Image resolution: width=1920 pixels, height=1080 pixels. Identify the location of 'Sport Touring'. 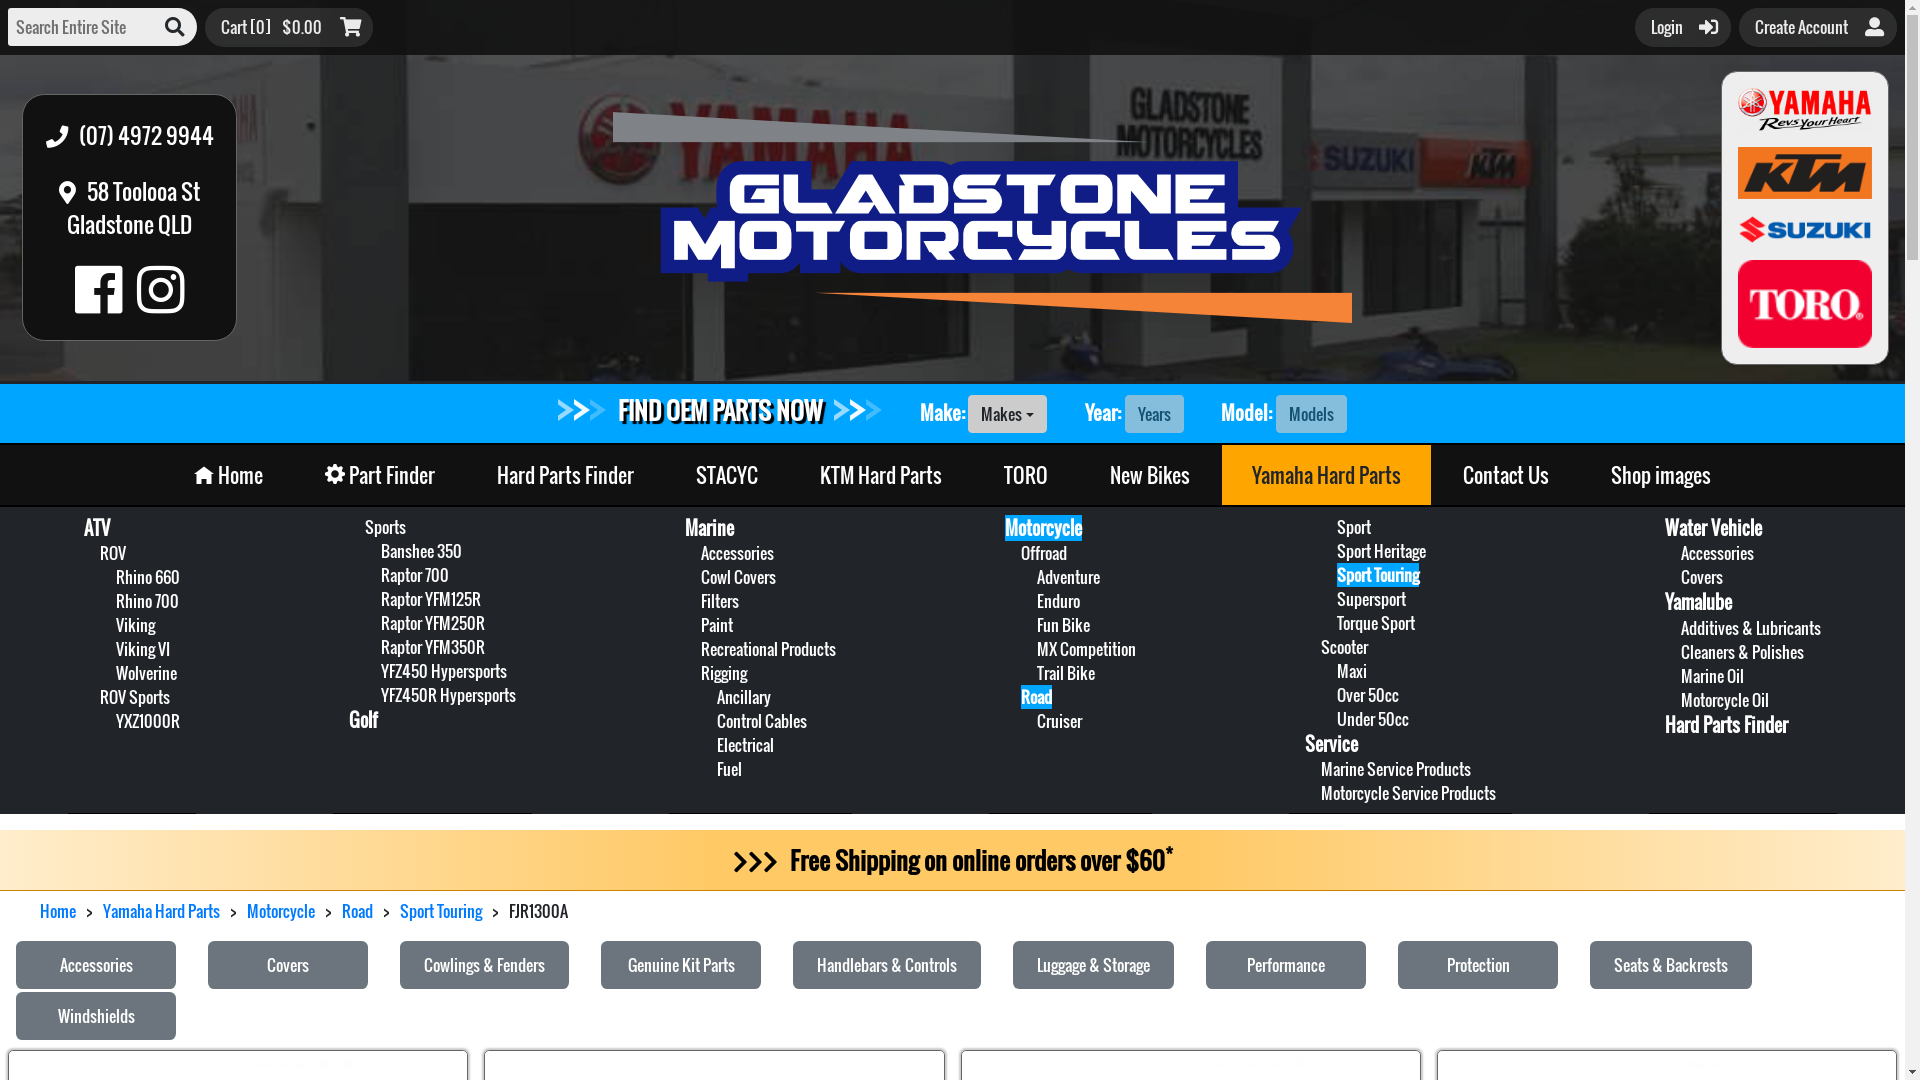
(1376, 574).